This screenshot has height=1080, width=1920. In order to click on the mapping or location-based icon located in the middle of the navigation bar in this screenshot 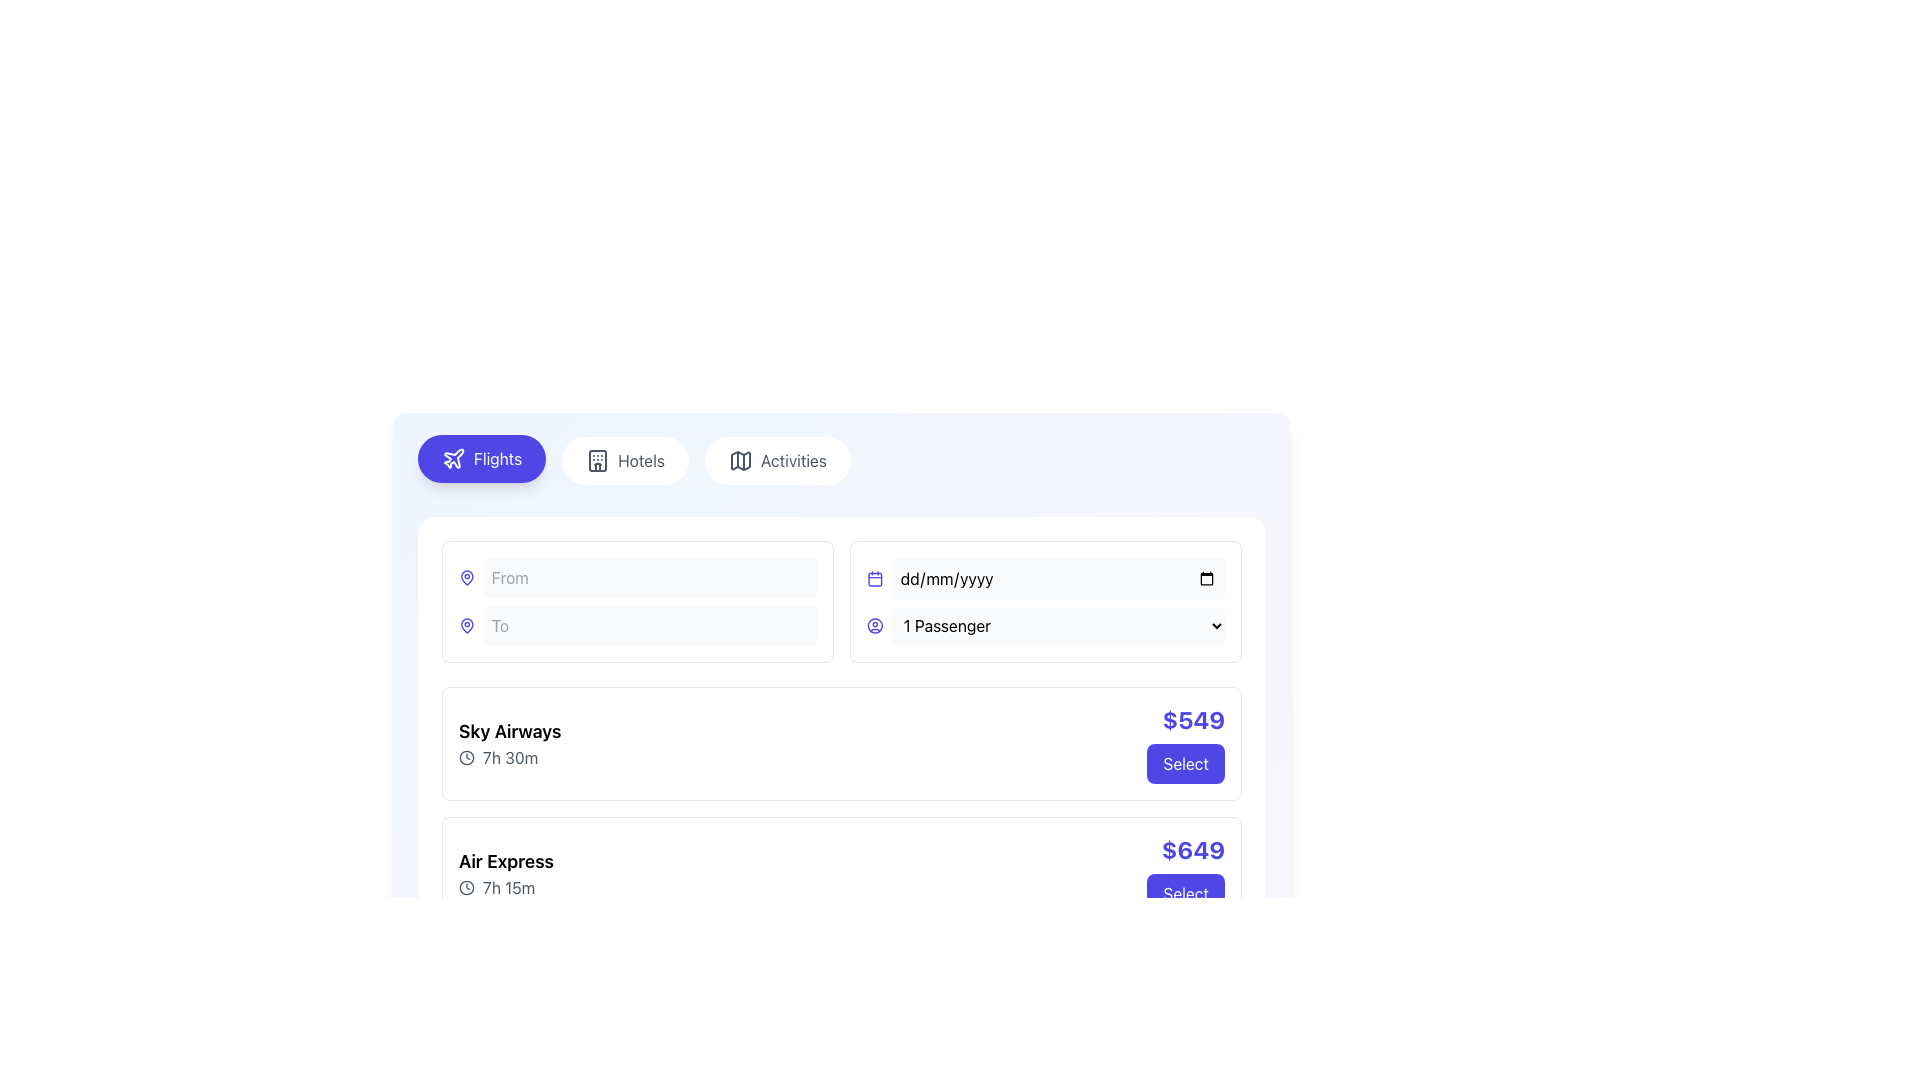, I will do `click(739, 461)`.